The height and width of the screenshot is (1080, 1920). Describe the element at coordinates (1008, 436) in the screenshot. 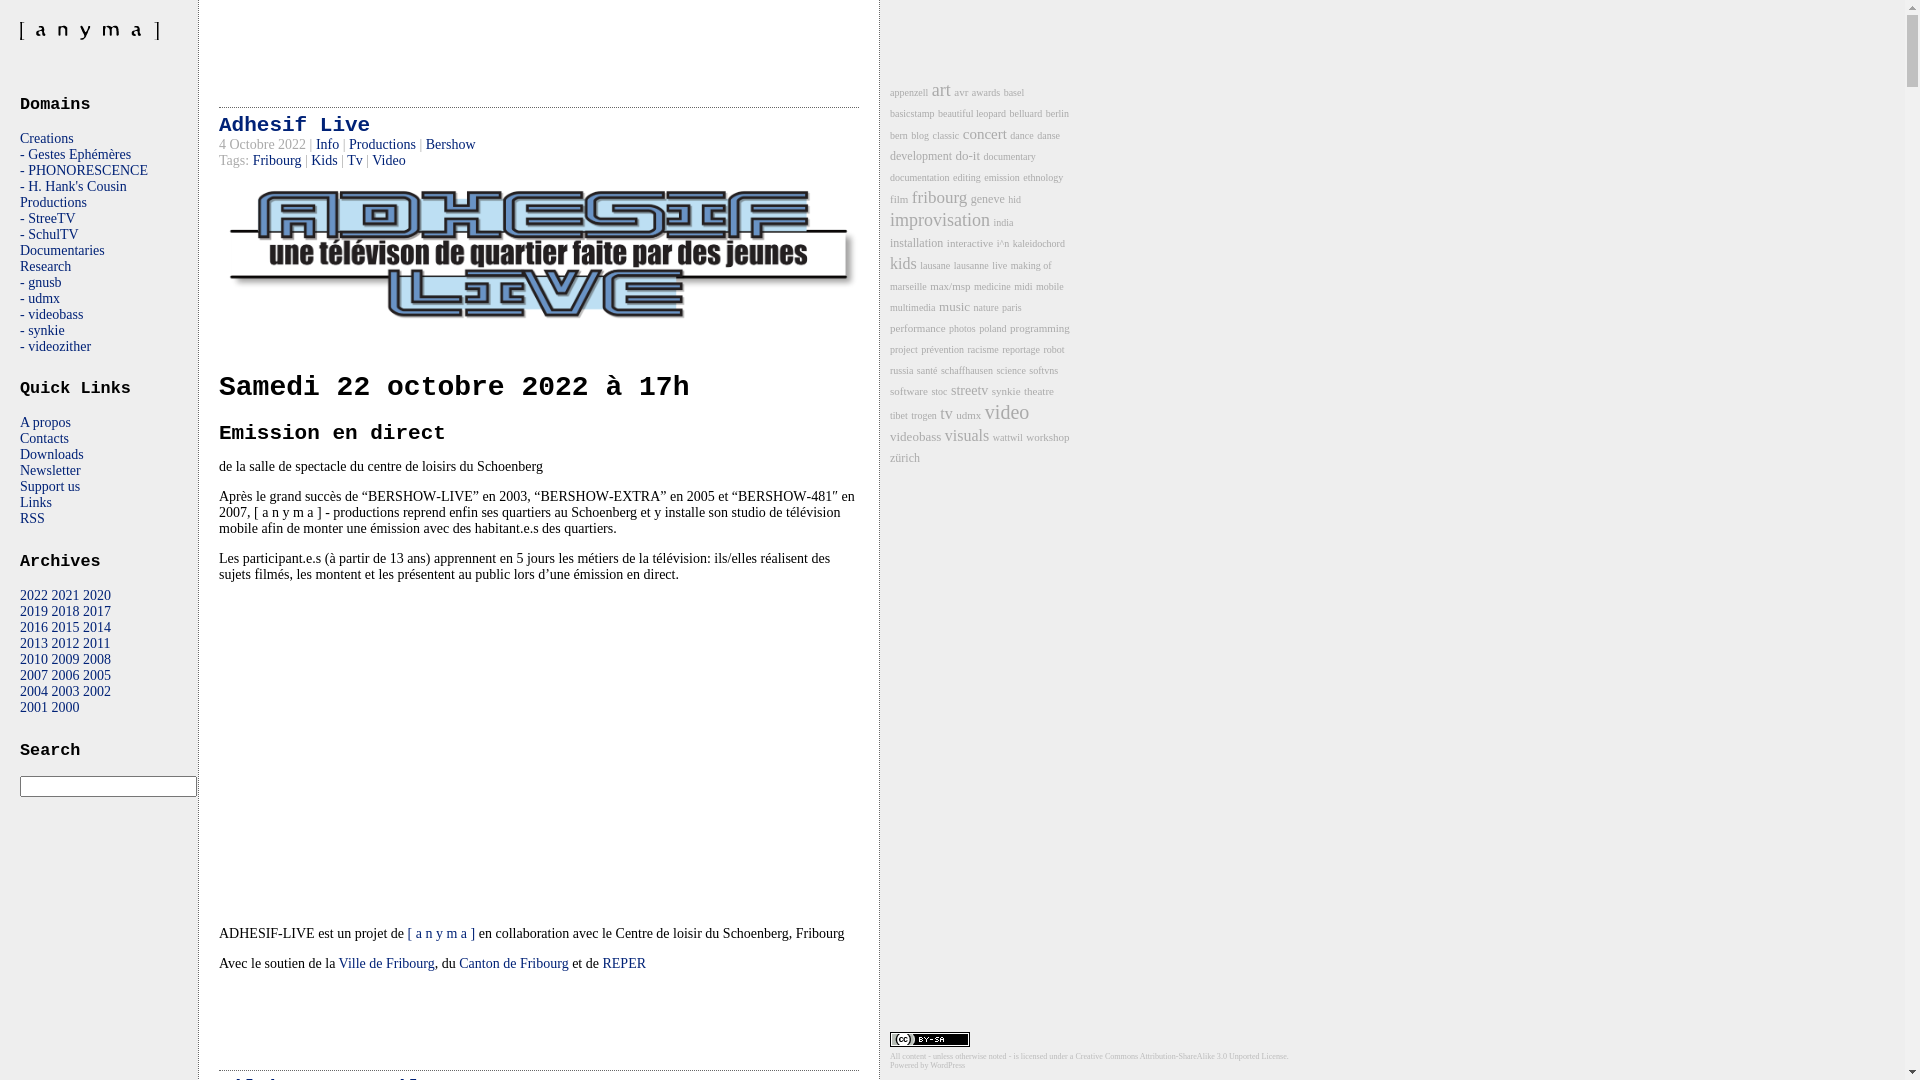

I see `'wattwil'` at that location.